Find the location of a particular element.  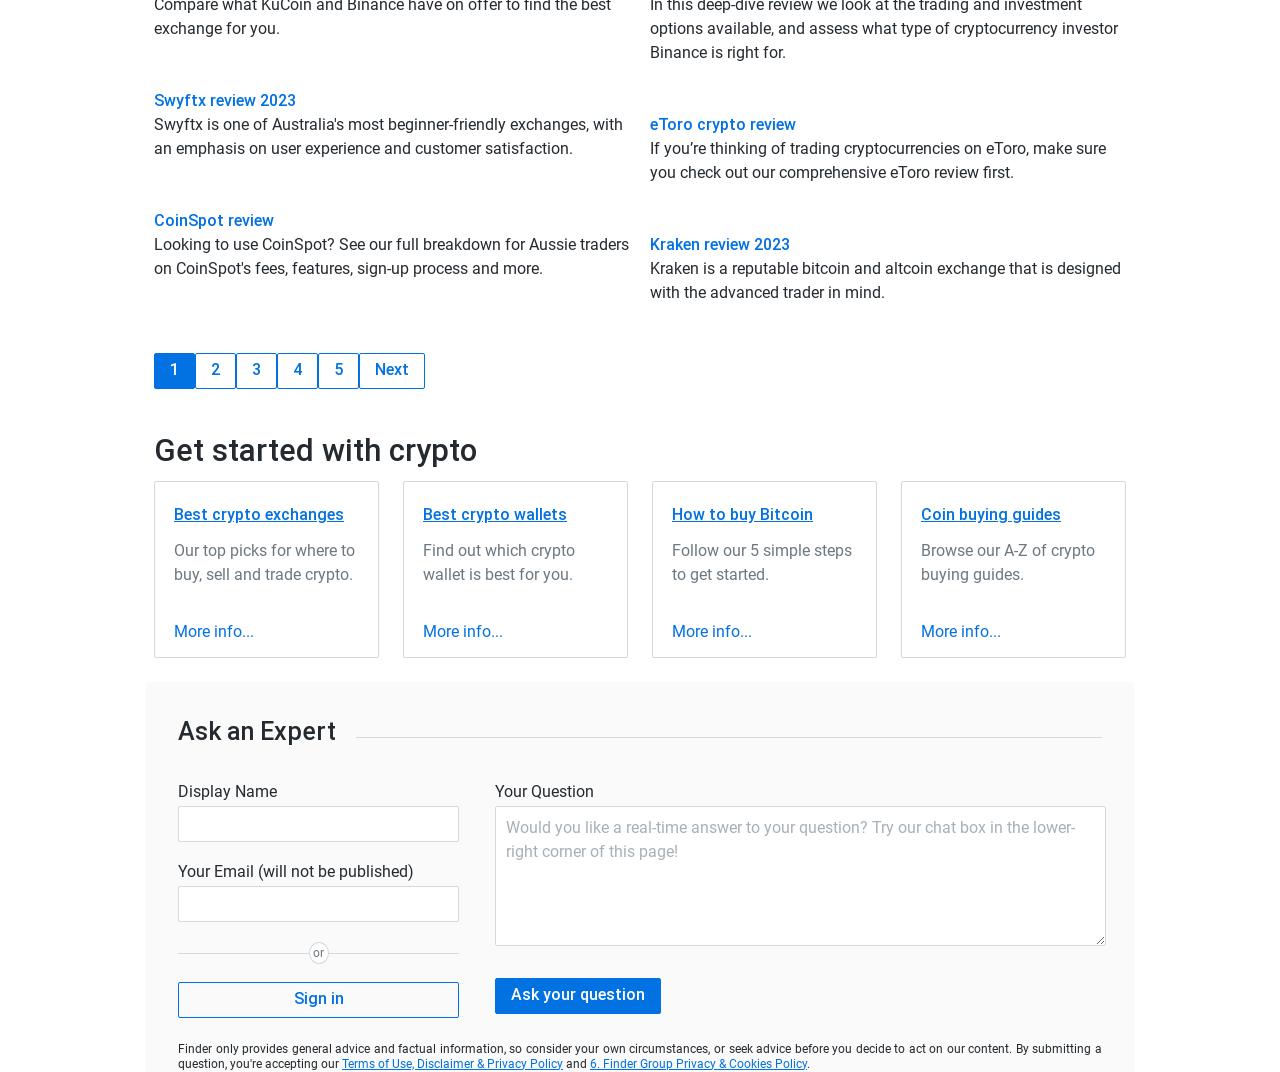

'Your Question' is located at coordinates (544, 790).